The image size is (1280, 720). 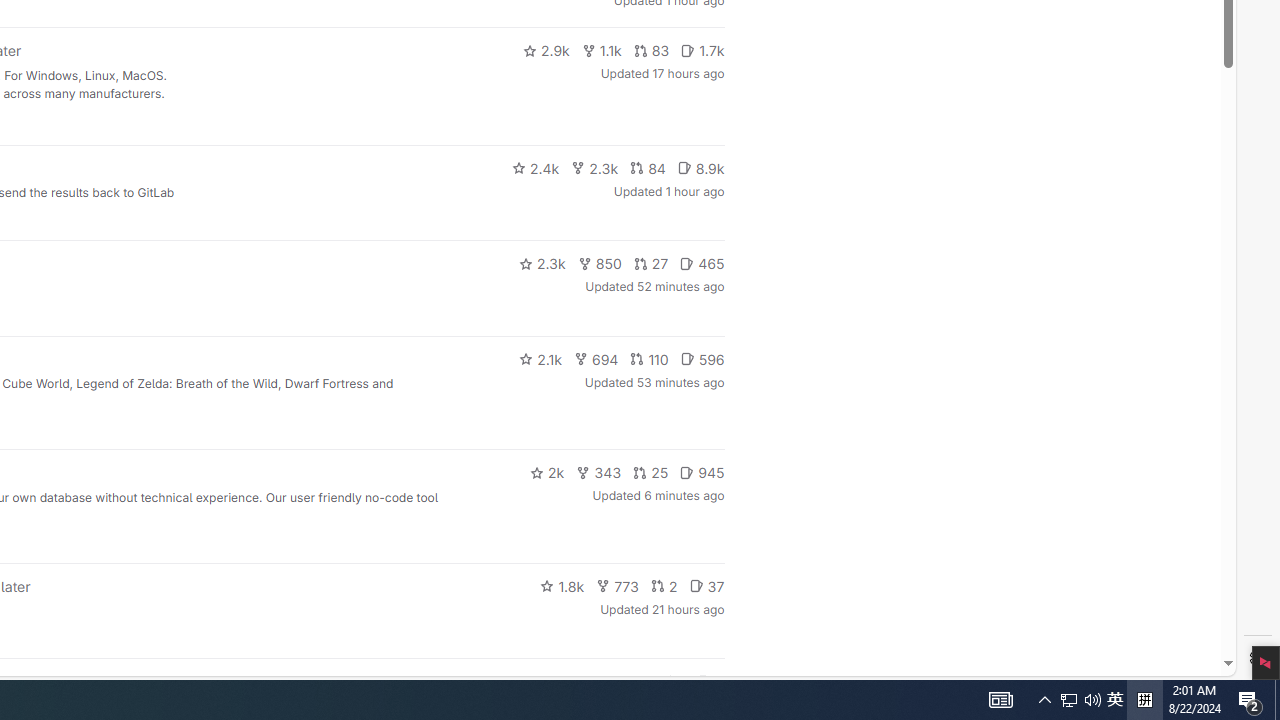 What do you see at coordinates (700, 167) in the screenshot?
I see `'8.9k'` at bounding box center [700, 167].